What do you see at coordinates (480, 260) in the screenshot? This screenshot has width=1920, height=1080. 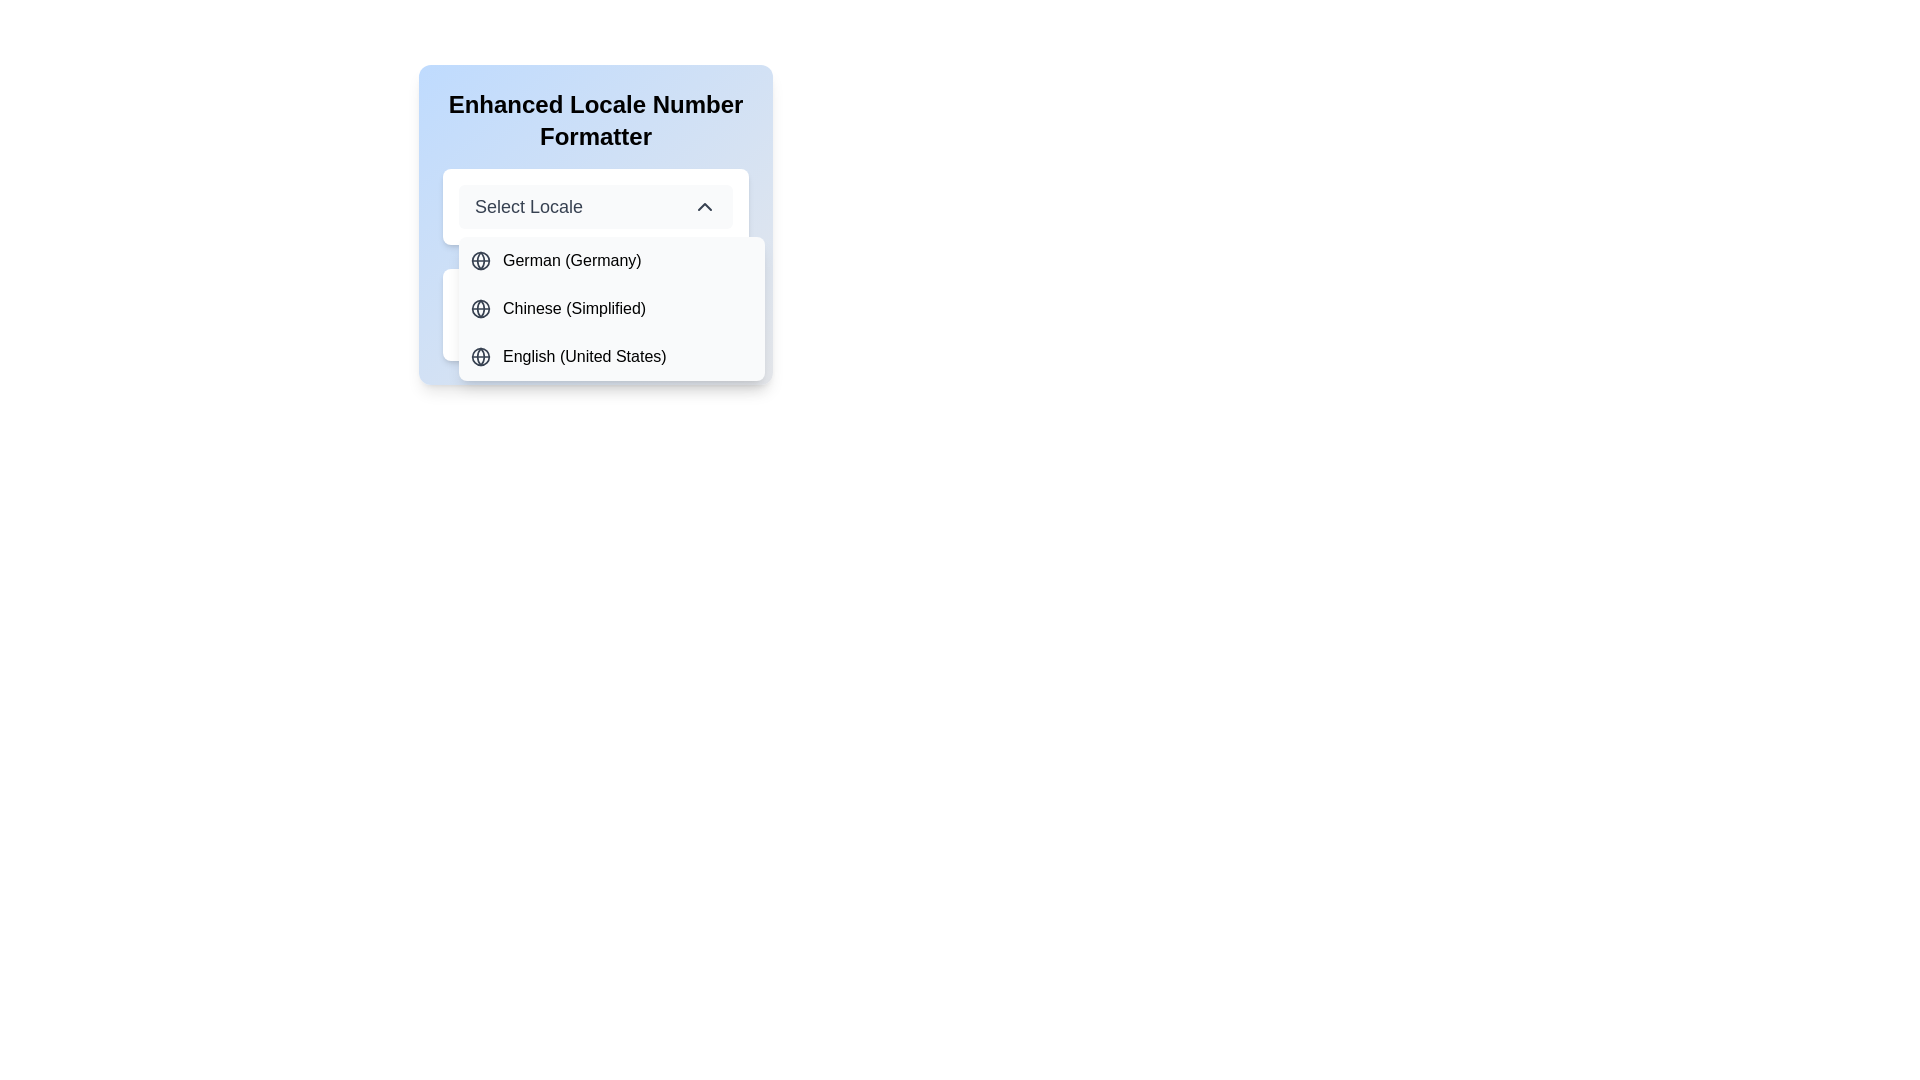 I see `the globe icon located to the left of the text 'German (Germany)' in the first row of the dropdown options, which represents global or locale settings` at bounding box center [480, 260].